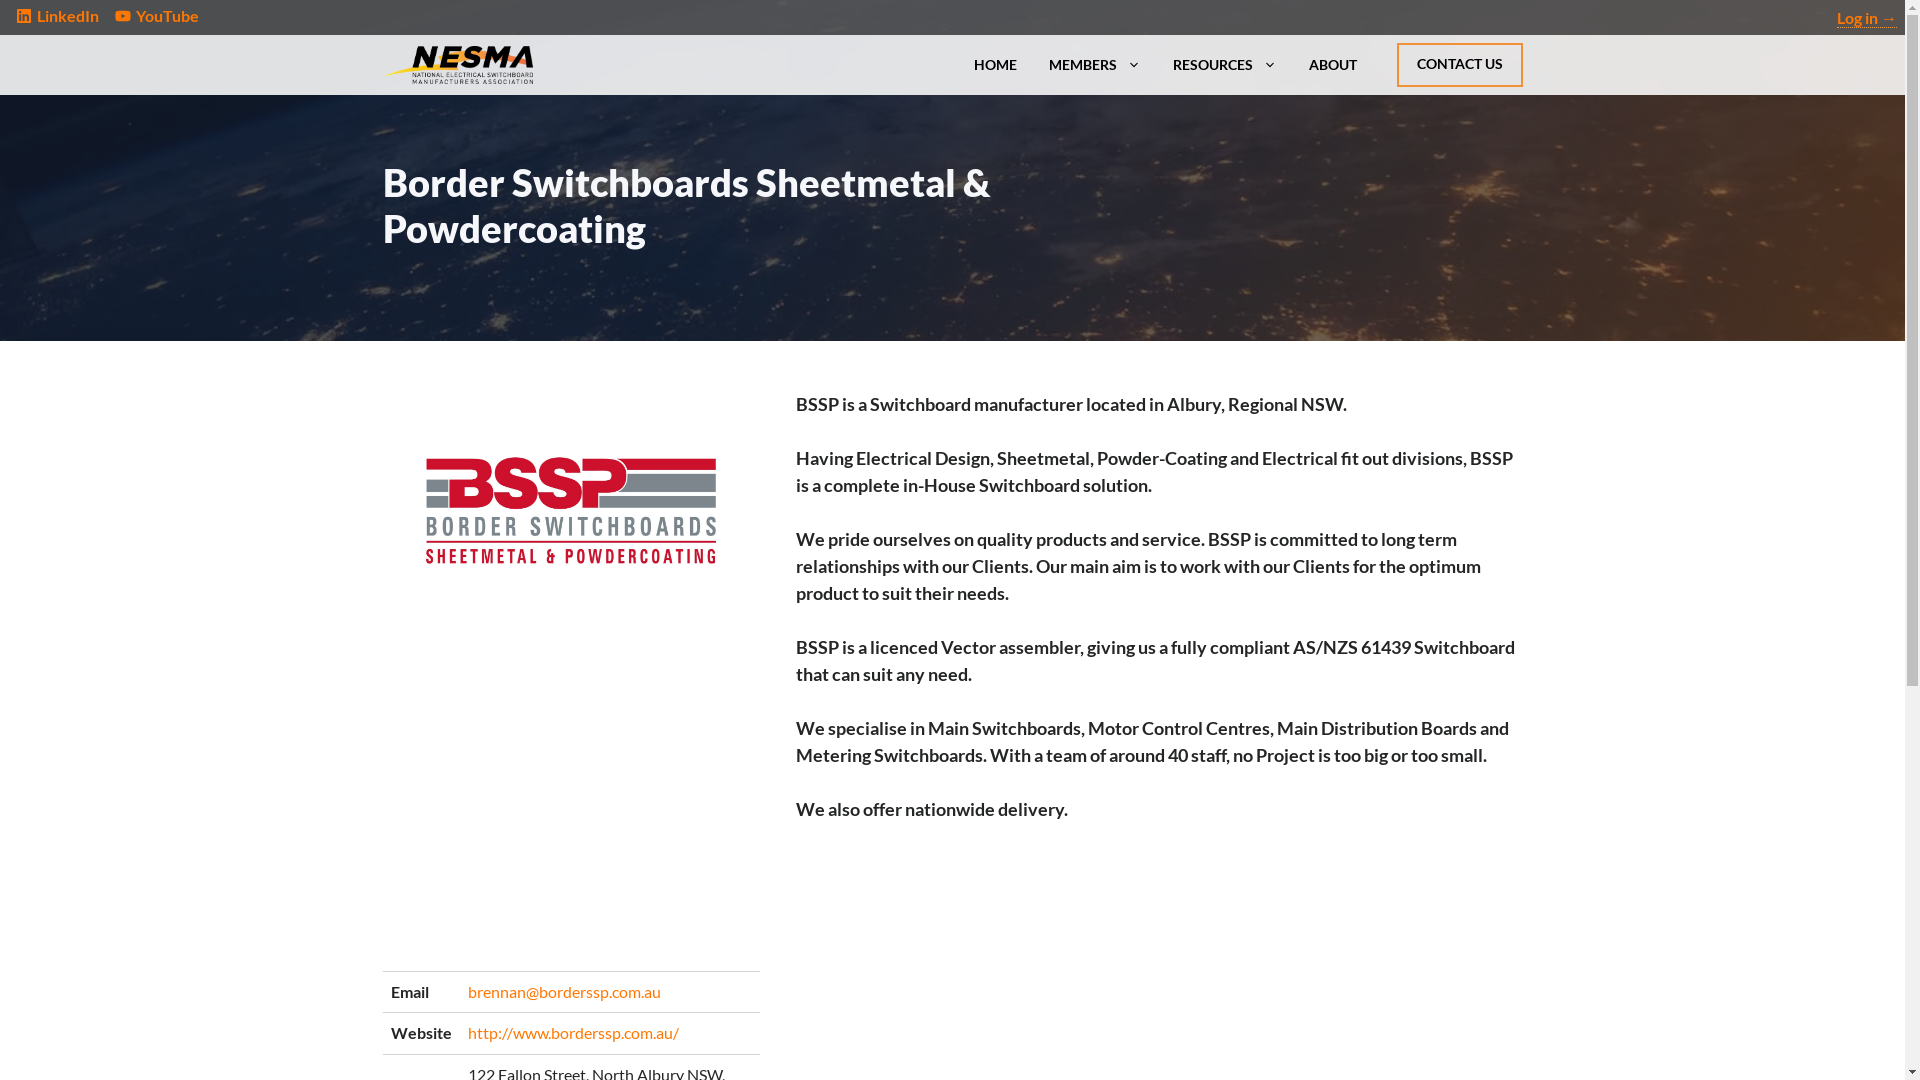 This screenshot has width=1920, height=1080. Describe the element at coordinates (572, 1032) in the screenshot. I see `'http://www.borderssp.com.au/'` at that location.